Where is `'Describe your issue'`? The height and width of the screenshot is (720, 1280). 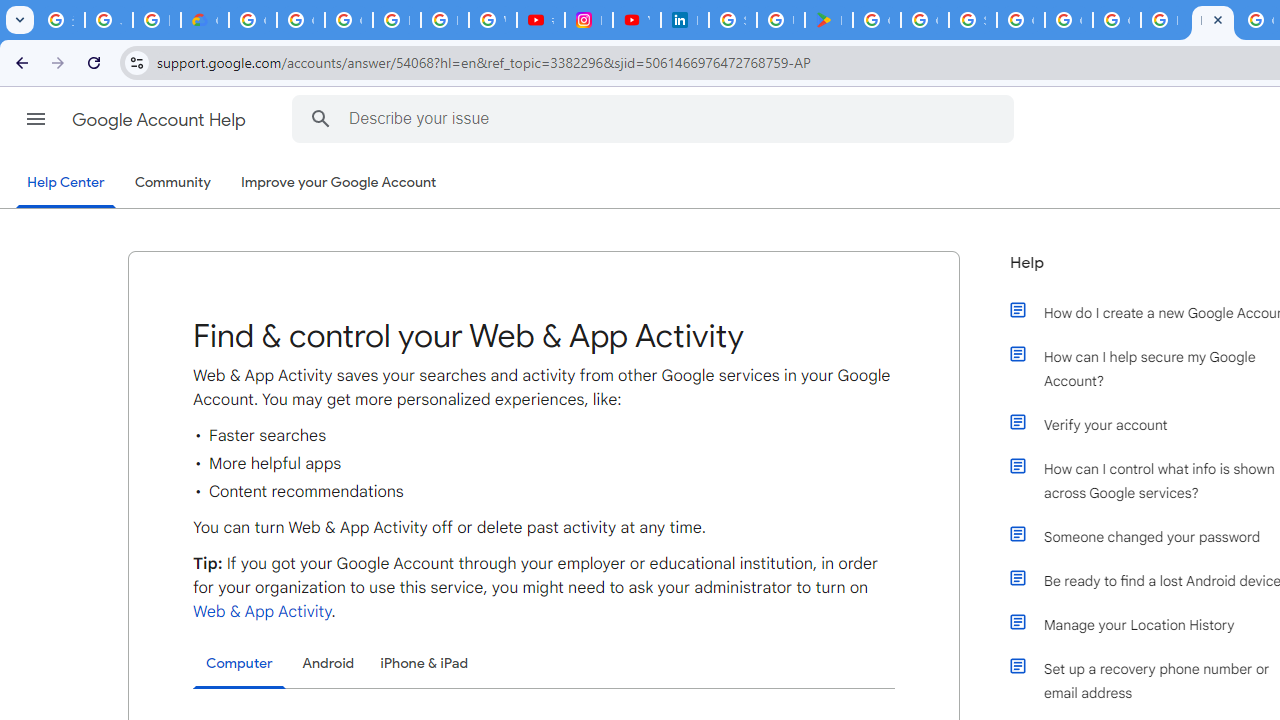
'Describe your issue' is located at coordinates (656, 118).